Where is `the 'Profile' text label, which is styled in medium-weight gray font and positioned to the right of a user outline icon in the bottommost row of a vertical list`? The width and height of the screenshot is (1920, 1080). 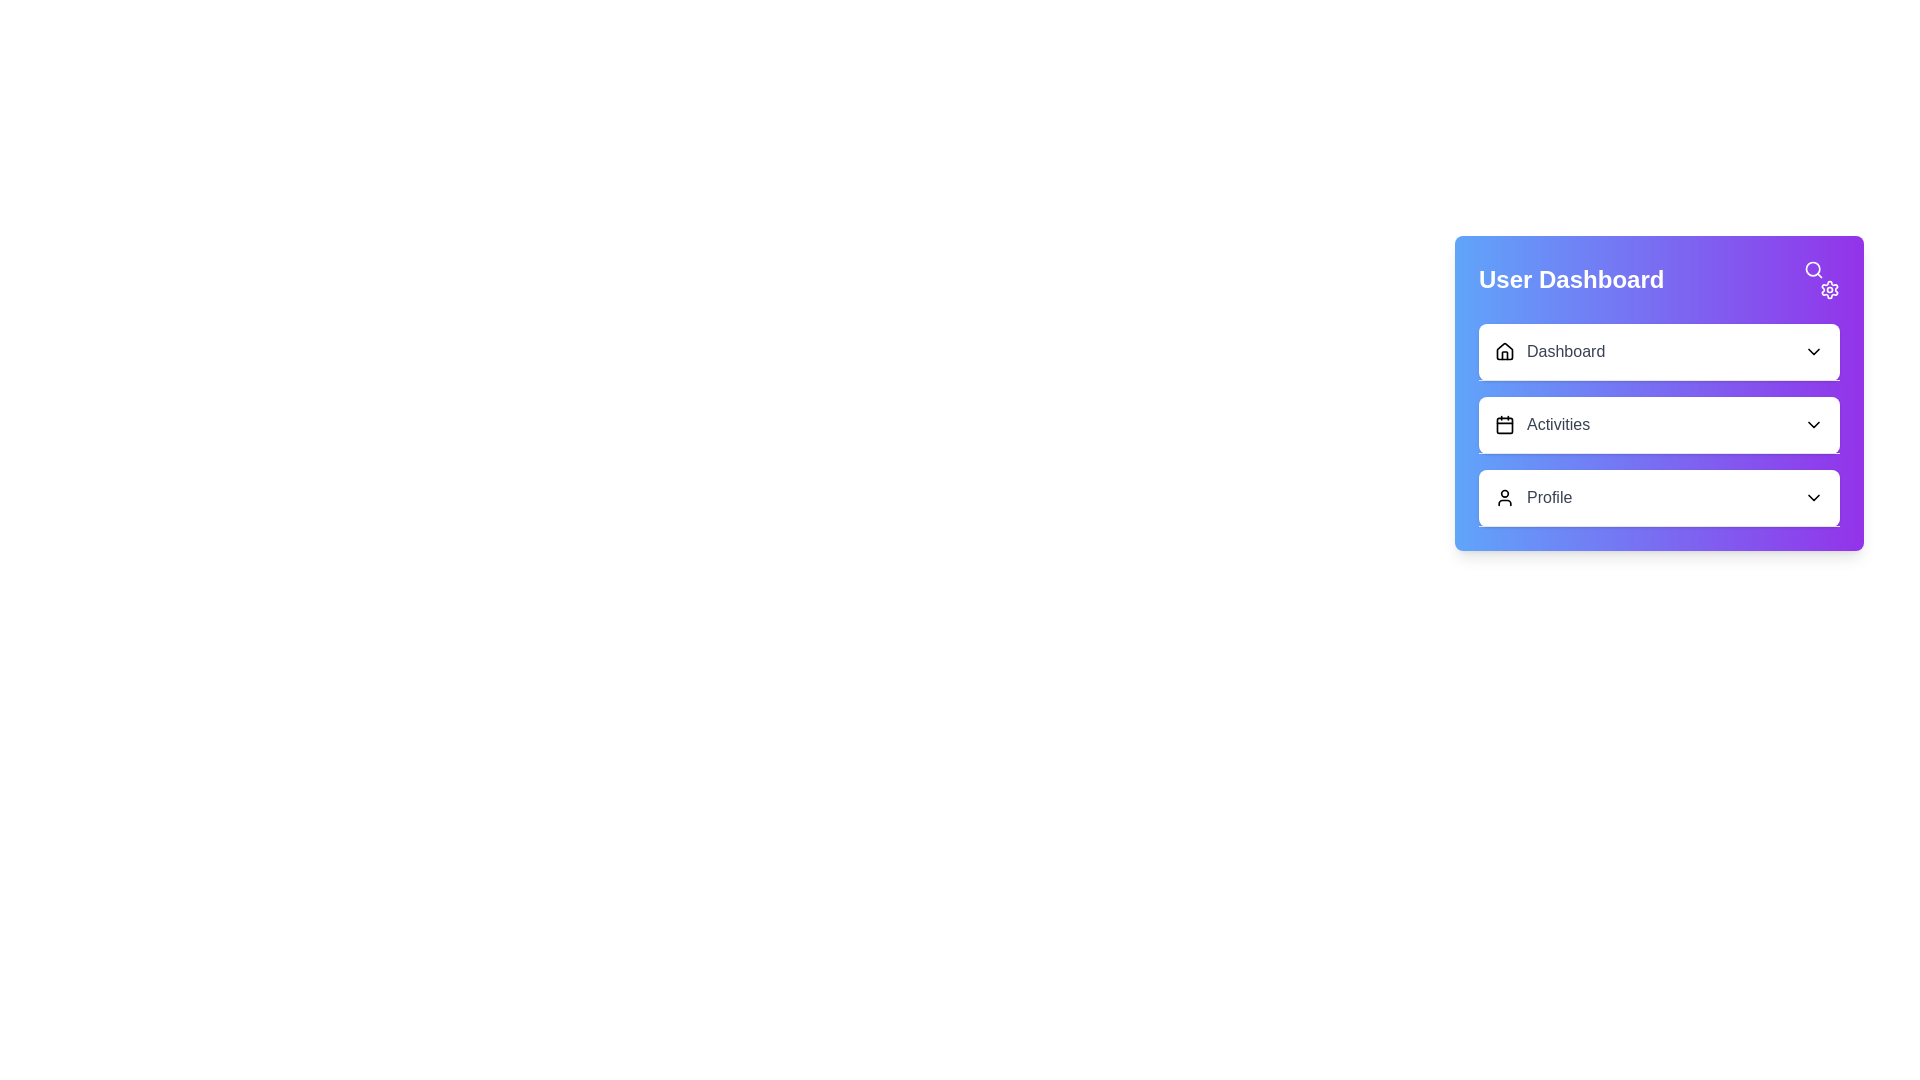 the 'Profile' text label, which is styled in medium-weight gray font and positioned to the right of a user outline icon in the bottommost row of a vertical list is located at coordinates (1548, 496).